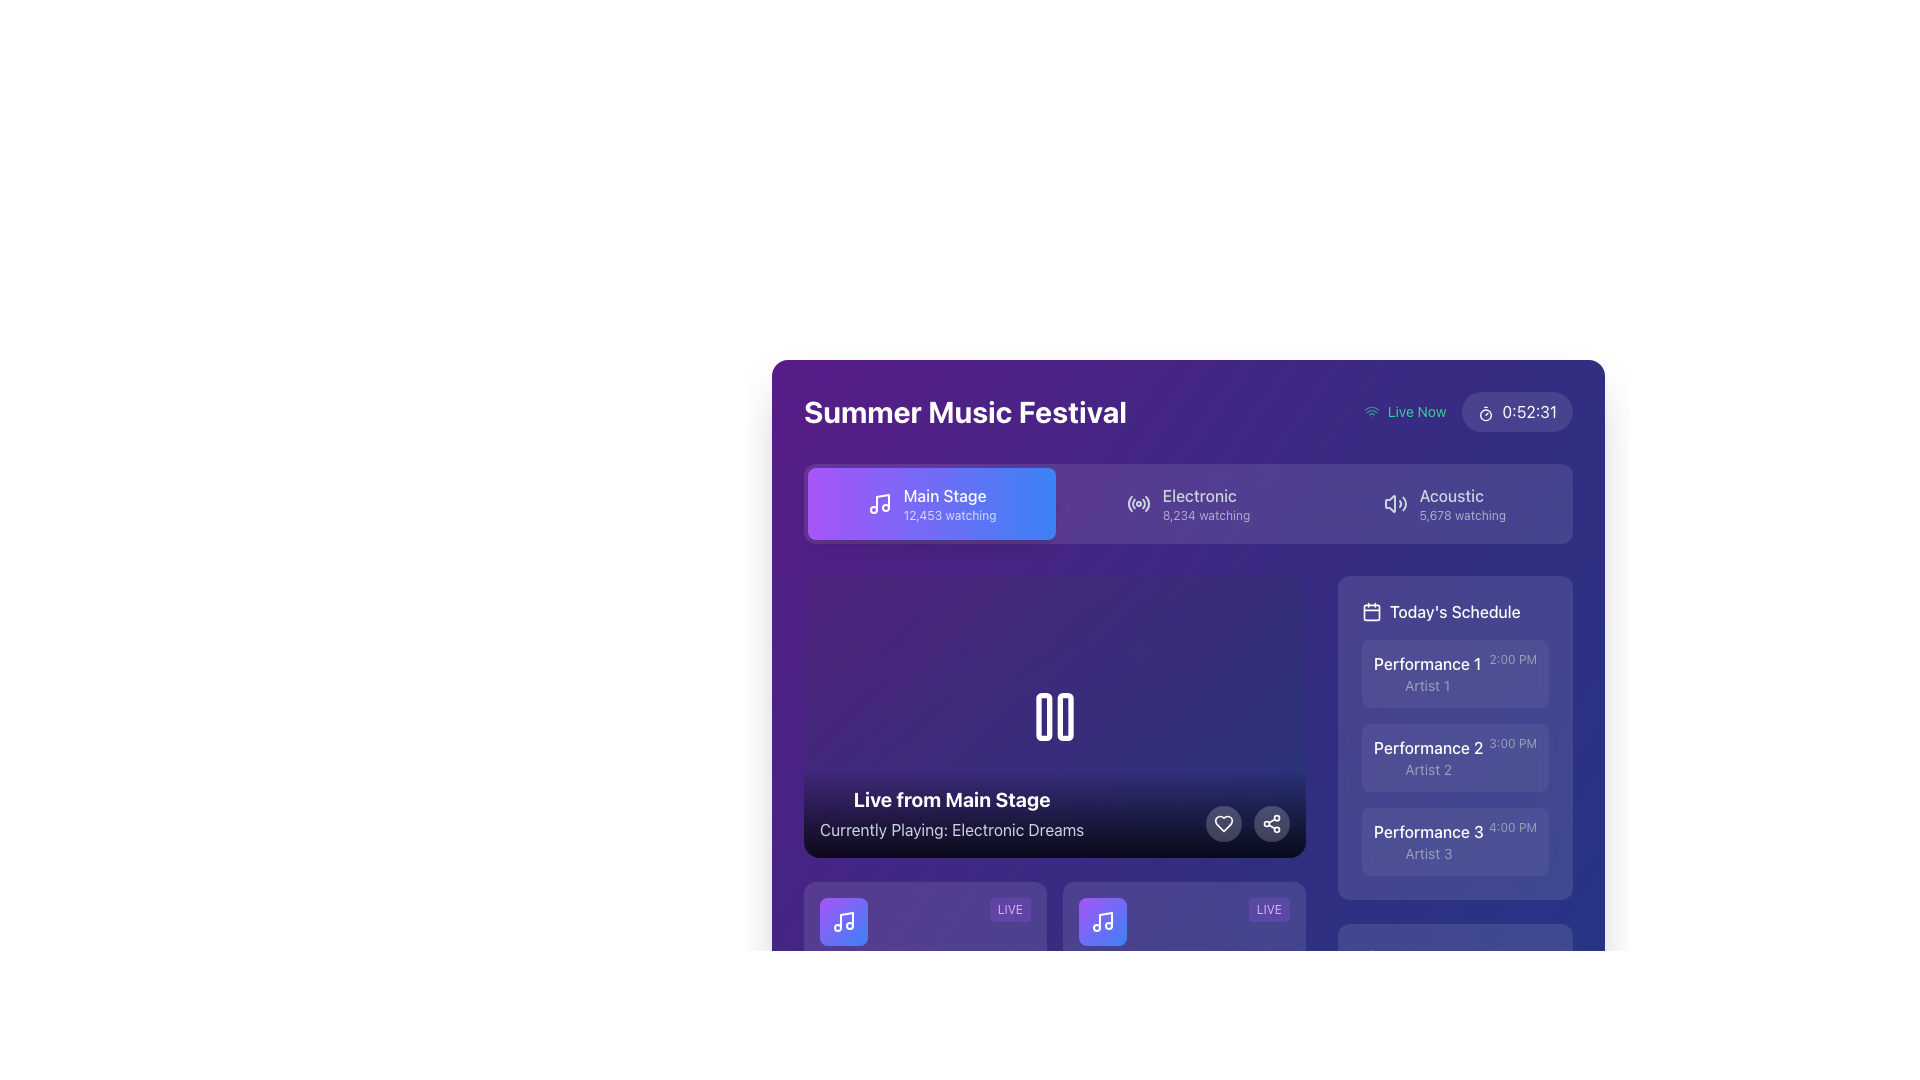 The height and width of the screenshot is (1080, 1920). Describe the element at coordinates (1271, 824) in the screenshot. I see `the sharing button located in the bottom-right area of the main display panel` at that location.